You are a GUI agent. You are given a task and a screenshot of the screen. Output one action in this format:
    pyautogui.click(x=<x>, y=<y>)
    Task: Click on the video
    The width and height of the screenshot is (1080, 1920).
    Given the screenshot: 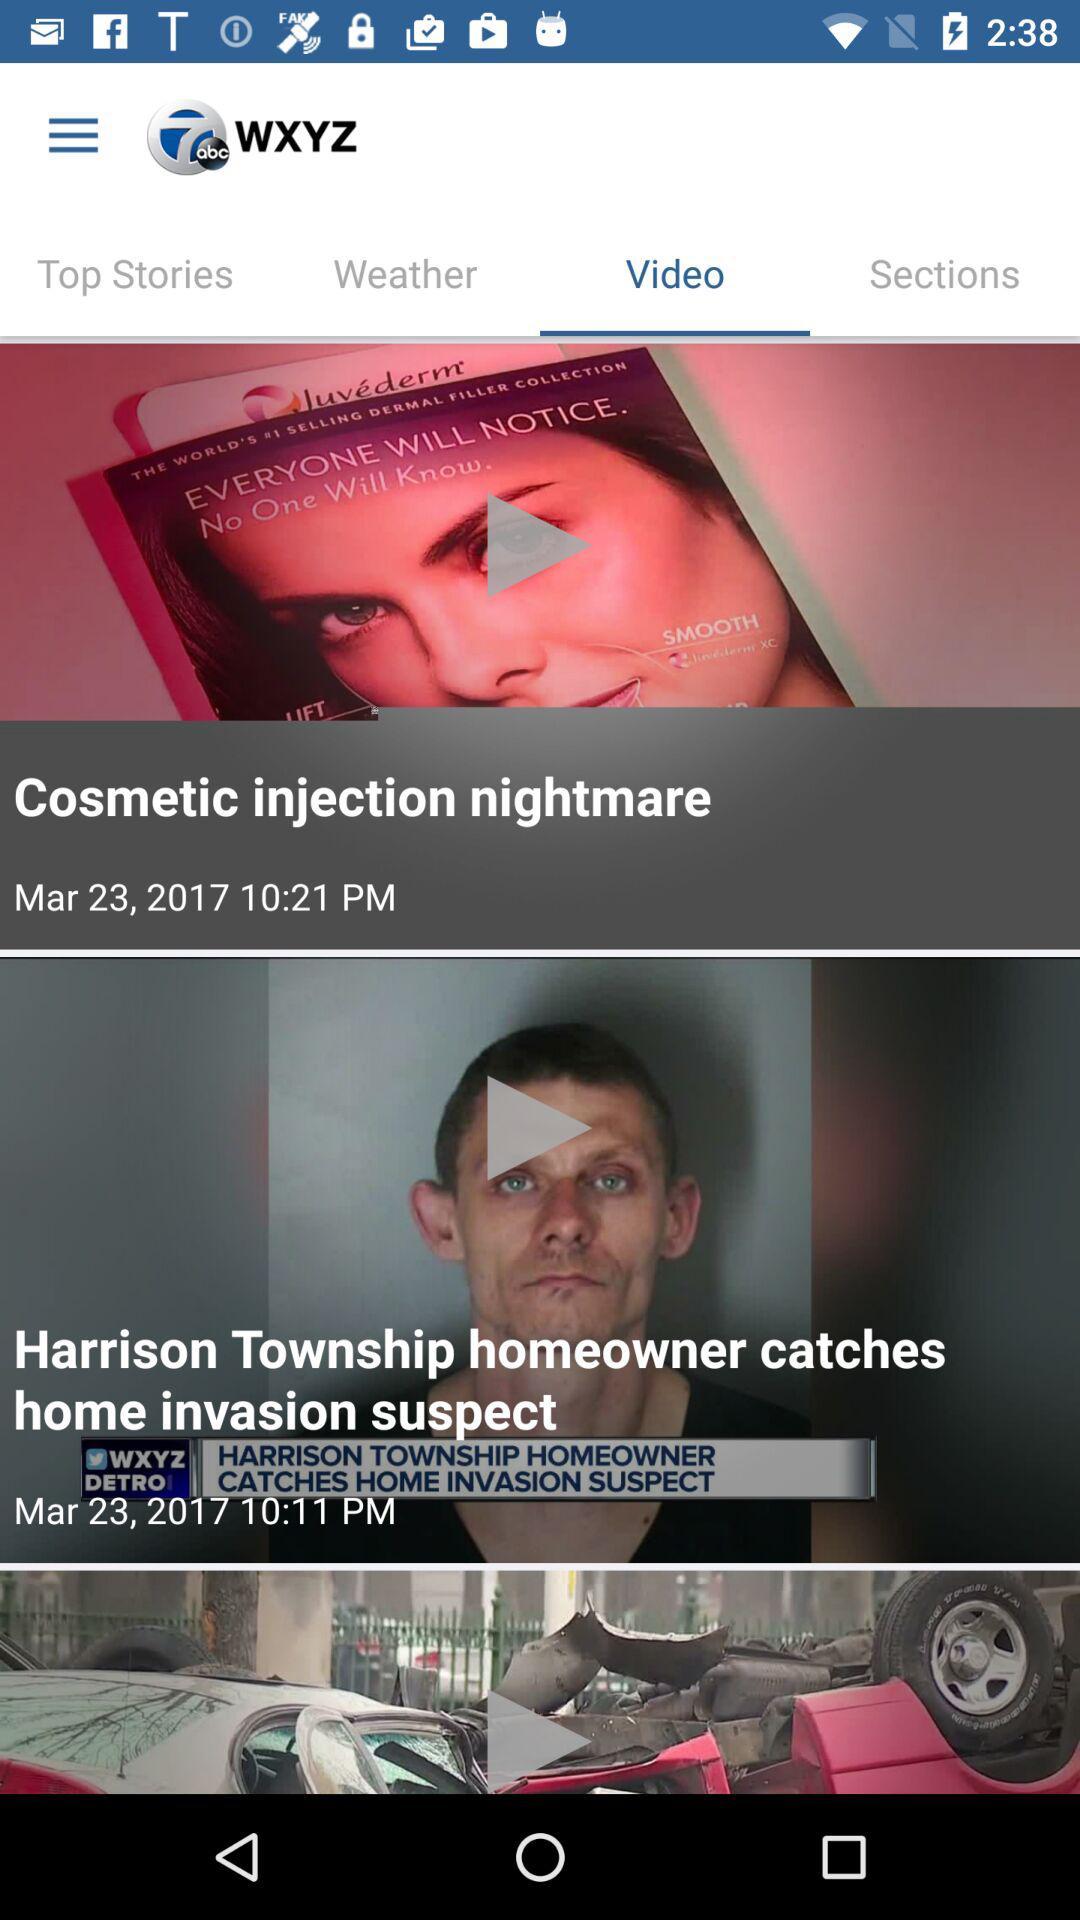 What is the action you would take?
    pyautogui.click(x=540, y=646)
    